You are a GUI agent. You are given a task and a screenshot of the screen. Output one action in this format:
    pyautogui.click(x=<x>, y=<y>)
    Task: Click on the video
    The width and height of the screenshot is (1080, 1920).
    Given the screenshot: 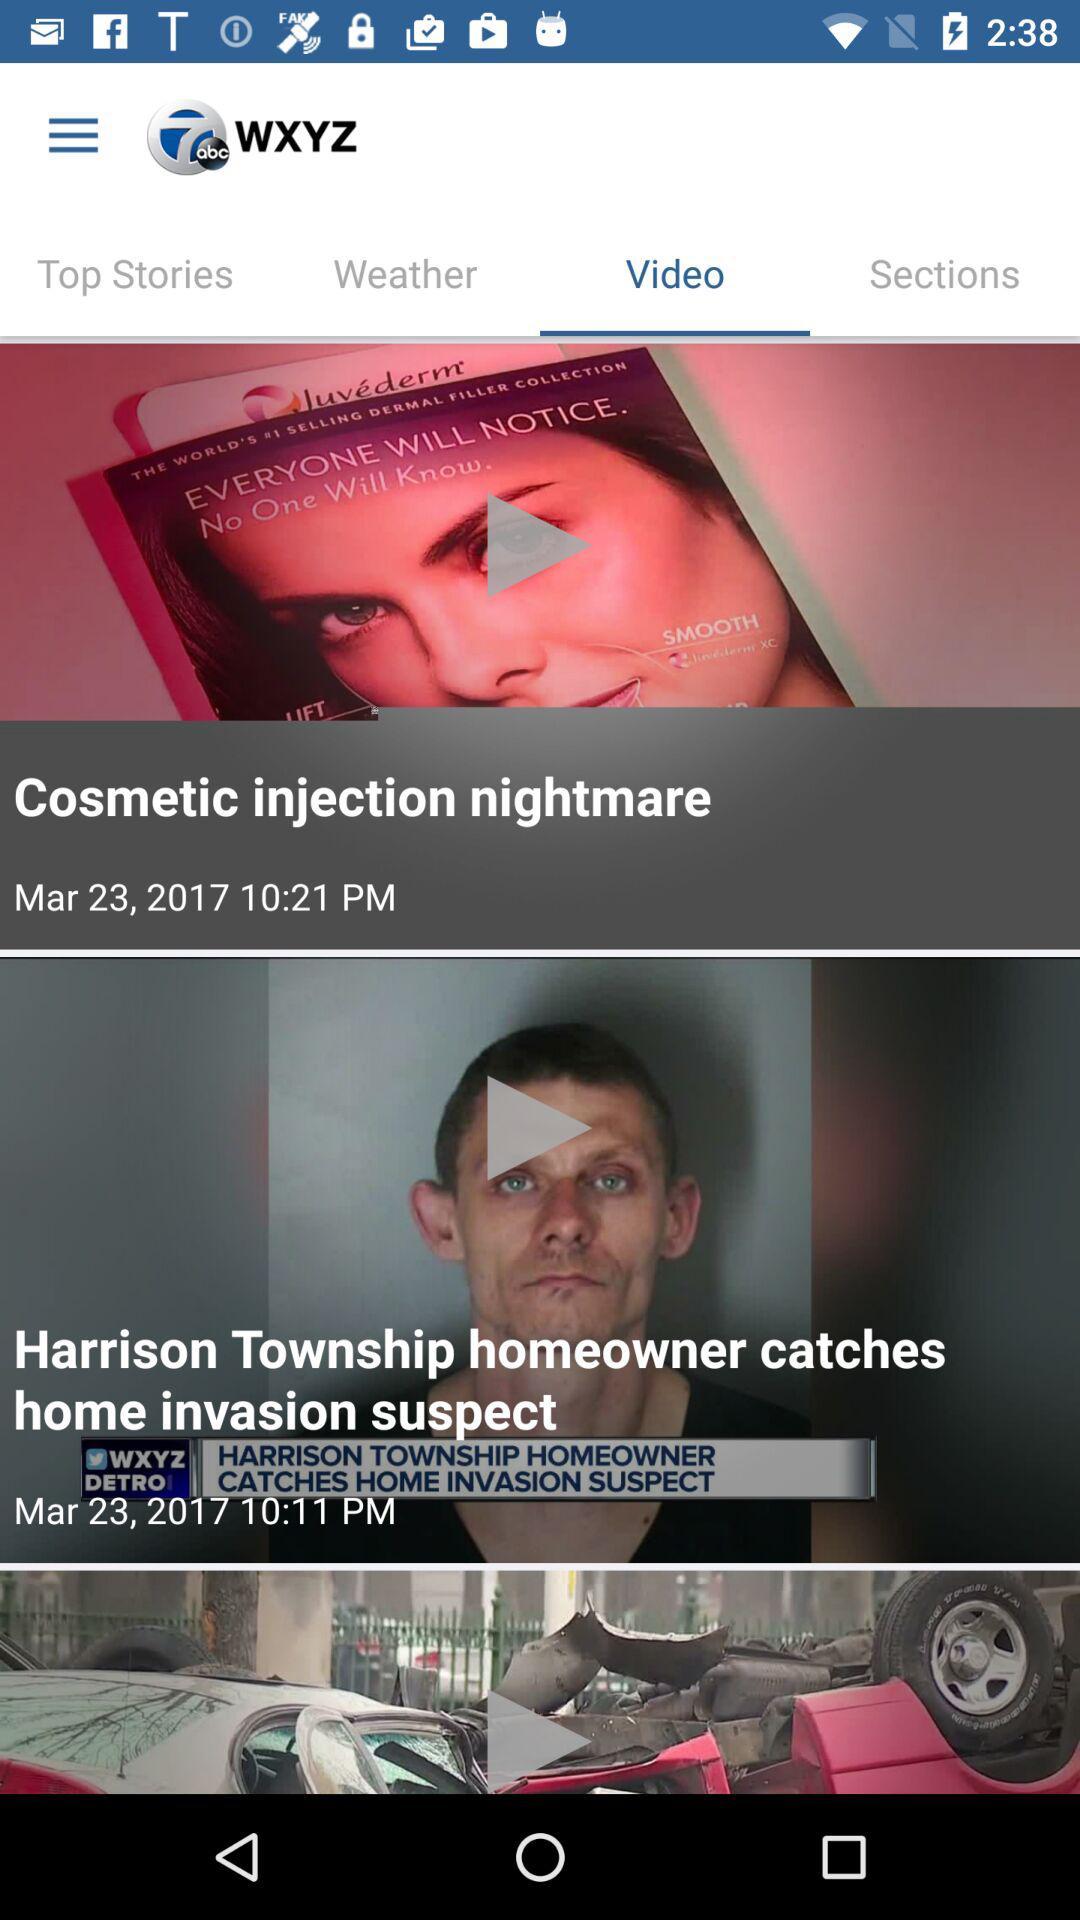 What is the action you would take?
    pyautogui.click(x=540, y=646)
    